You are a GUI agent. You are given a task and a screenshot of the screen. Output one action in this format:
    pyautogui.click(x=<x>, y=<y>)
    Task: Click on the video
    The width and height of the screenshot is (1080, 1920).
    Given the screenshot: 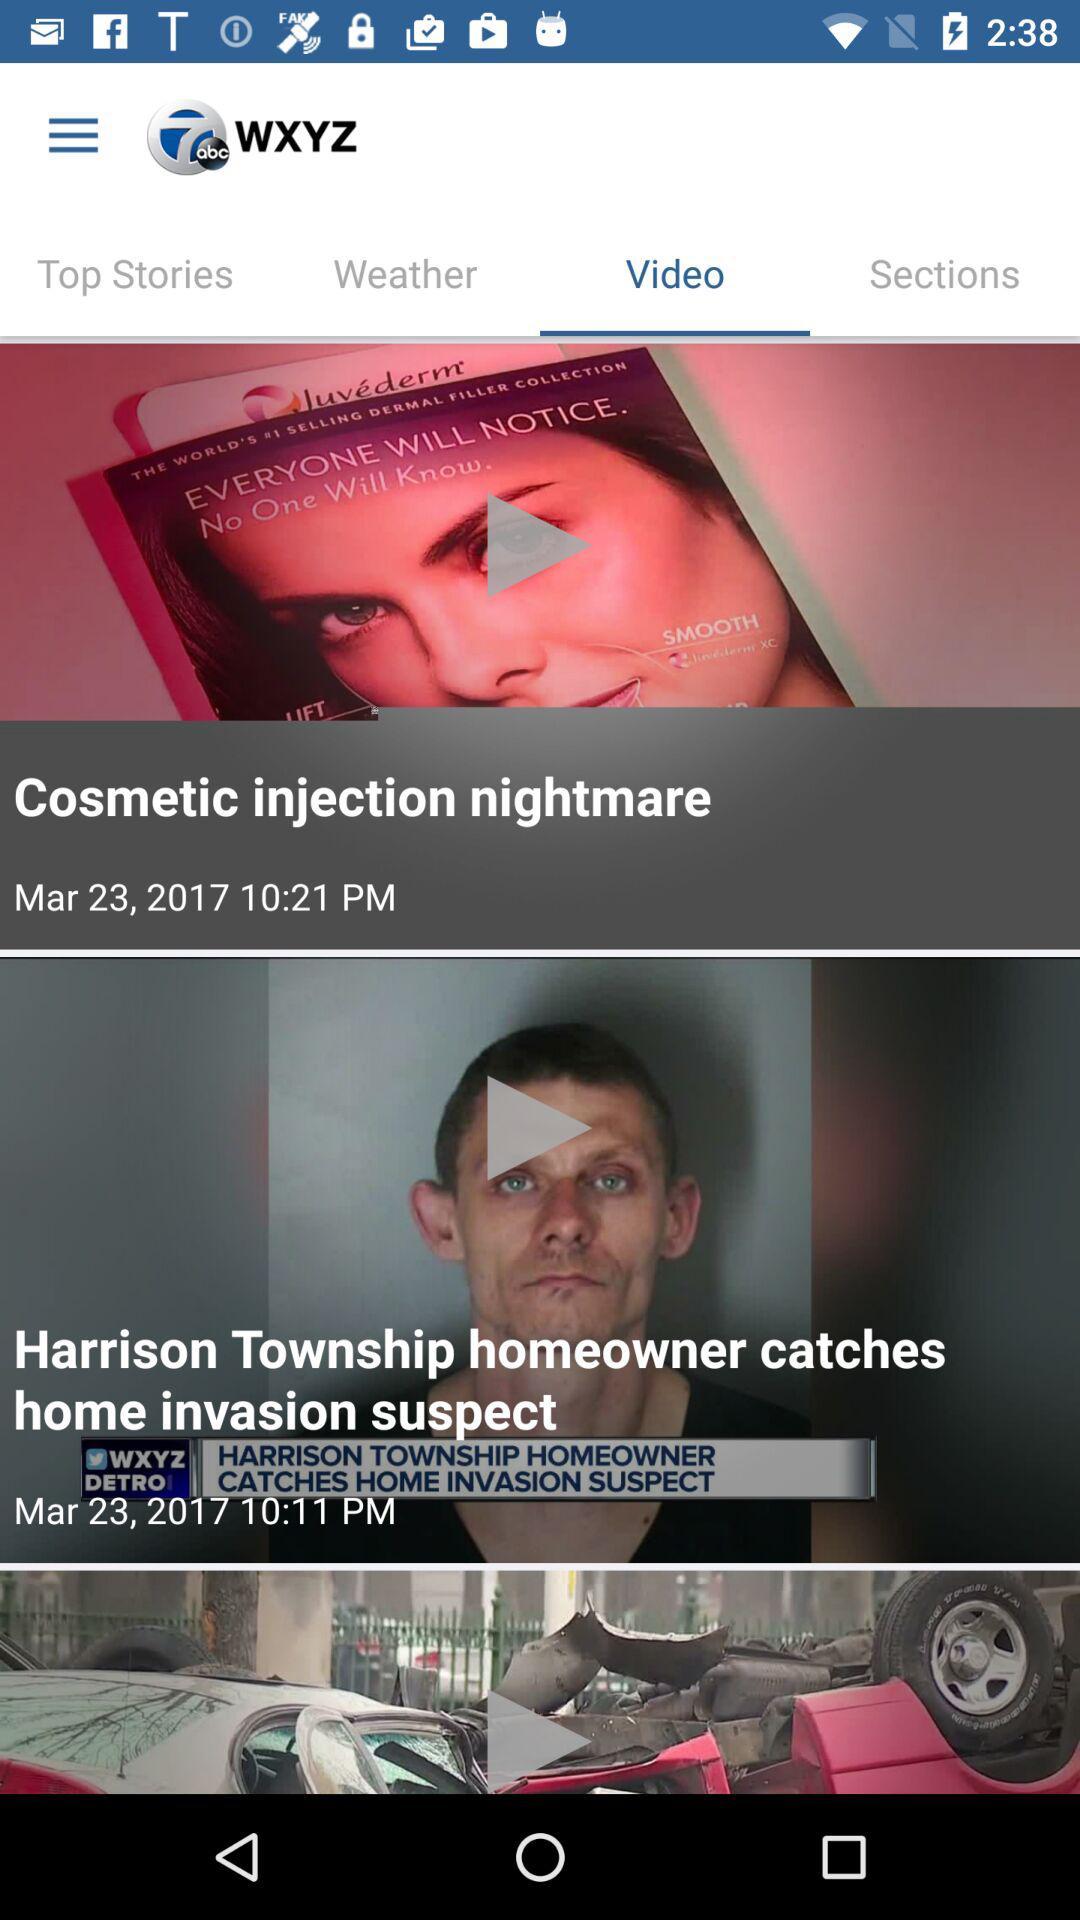 What is the action you would take?
    pyautogui.click(x=540, y=646)
    